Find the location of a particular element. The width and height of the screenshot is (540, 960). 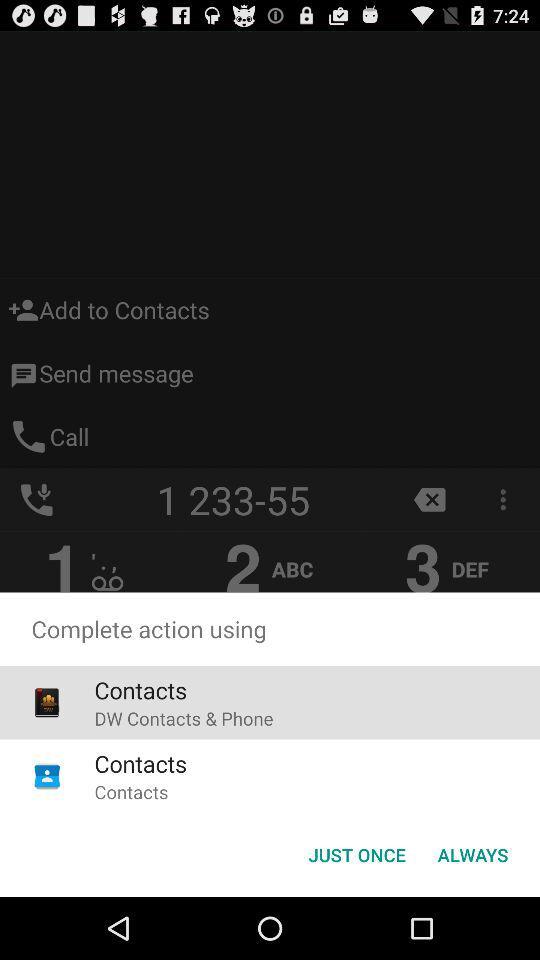

the icon below complete action using item is located at coordinates (472, 853).